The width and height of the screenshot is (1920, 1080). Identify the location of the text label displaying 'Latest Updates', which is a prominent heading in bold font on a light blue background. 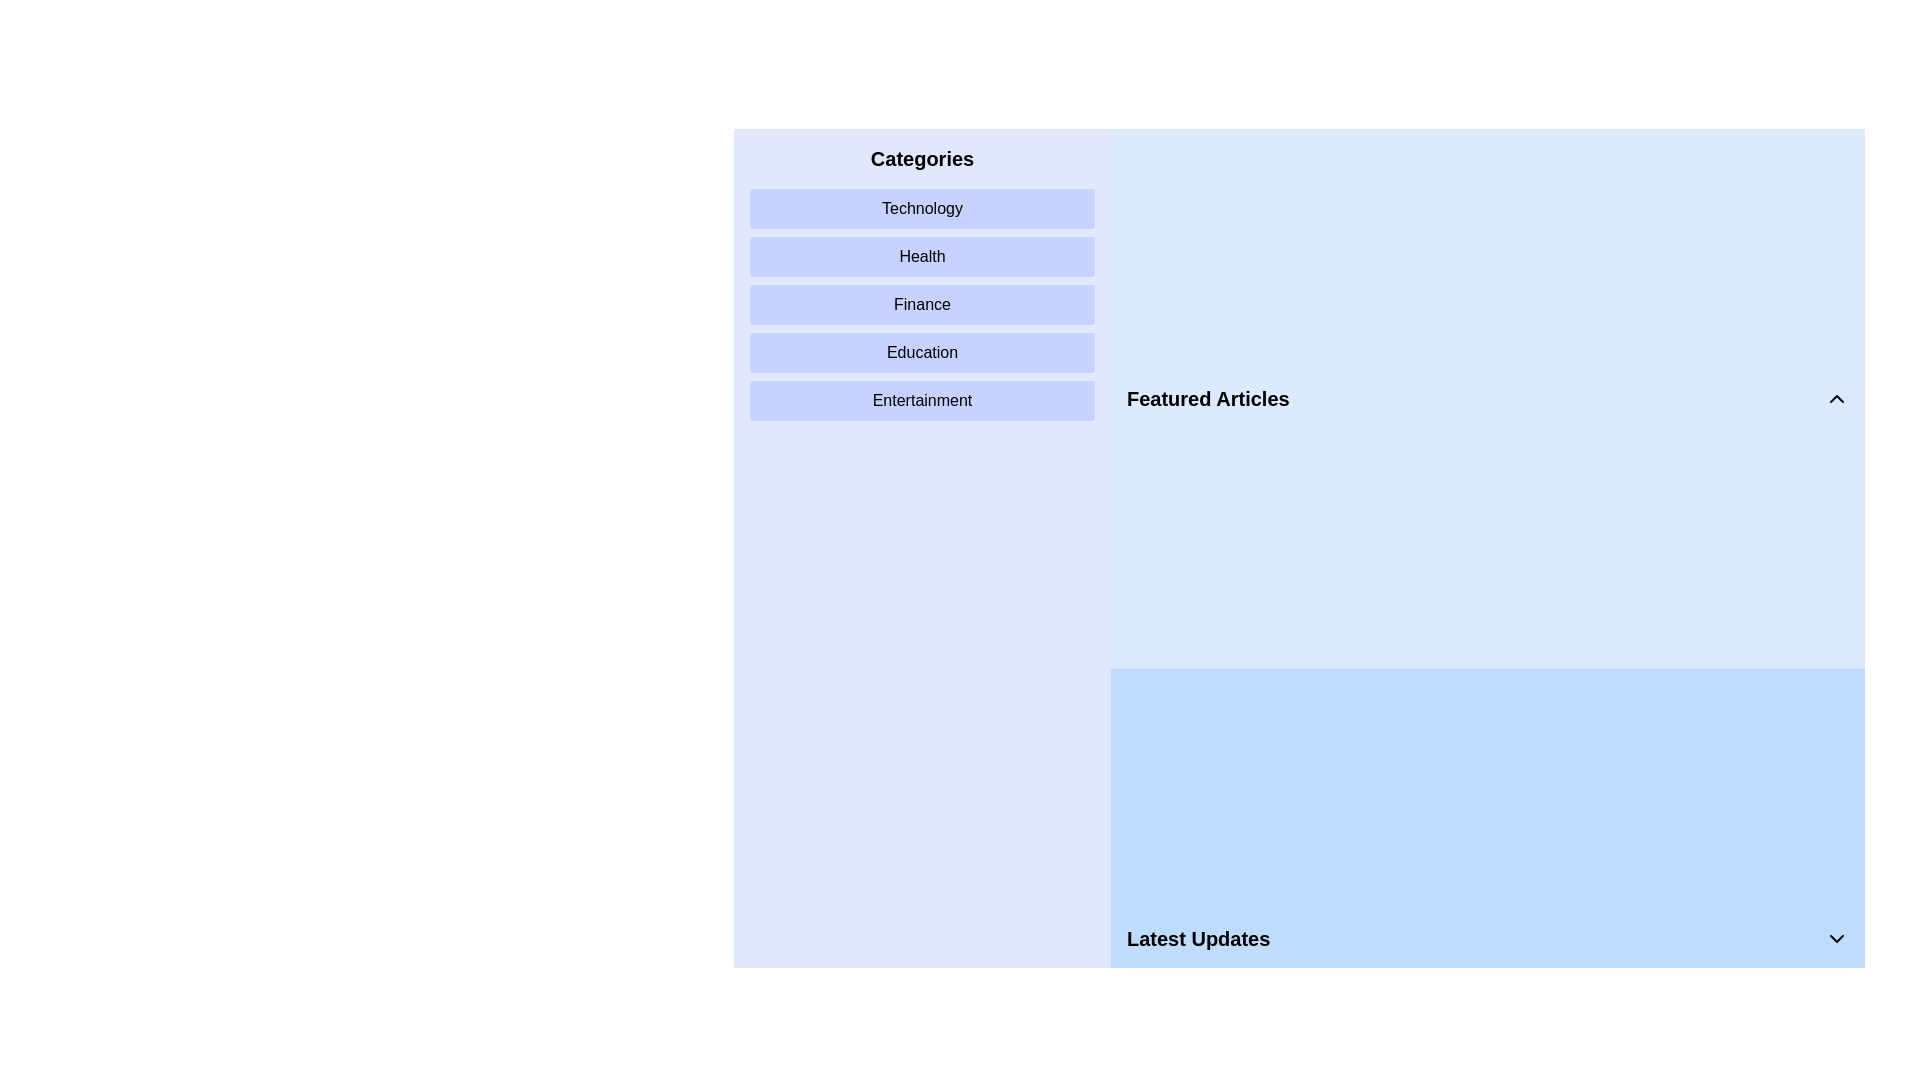
(1198, 938).